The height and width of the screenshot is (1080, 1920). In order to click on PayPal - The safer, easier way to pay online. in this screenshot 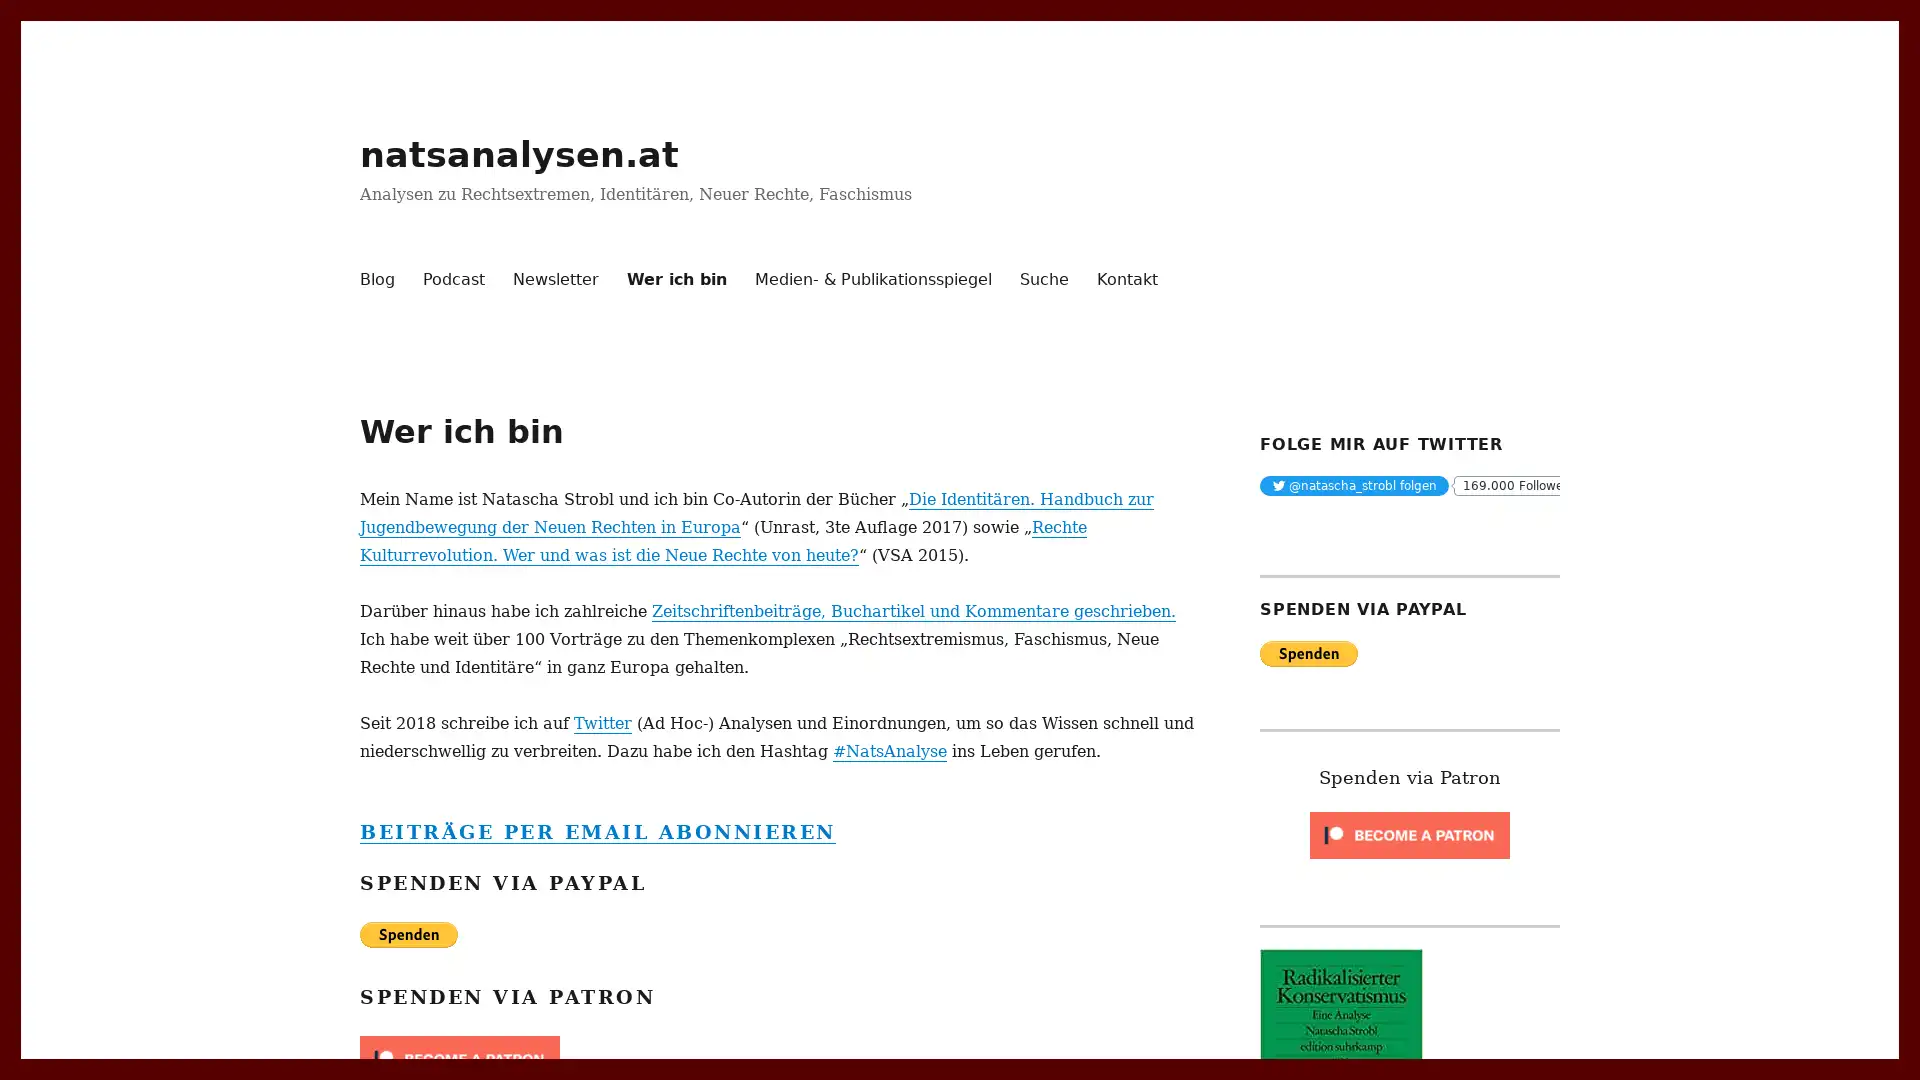, I will do `click(1309, 652)`.